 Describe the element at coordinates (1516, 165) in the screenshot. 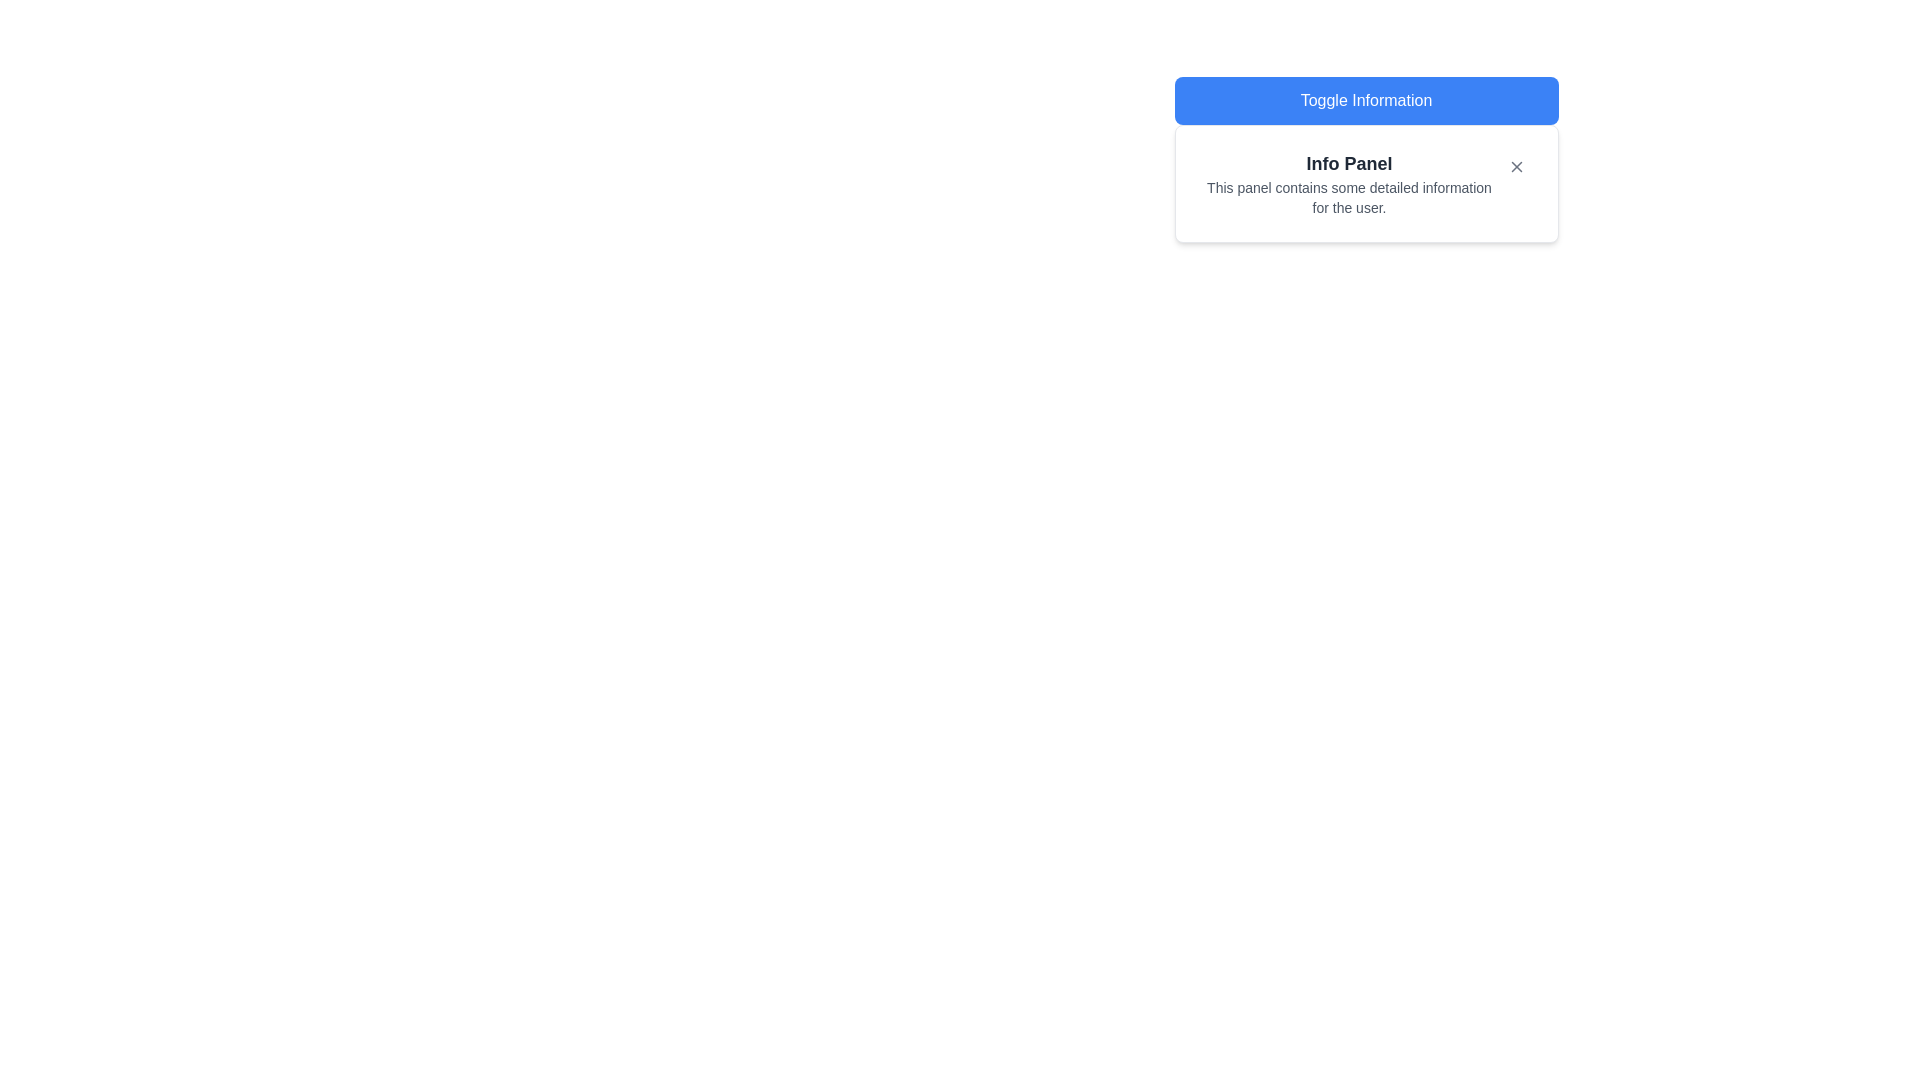

I see `the small, square-shaped 'X' icon in the top-right corner of the 'Info Panel' to change its color and indicate interactivity` at that location.